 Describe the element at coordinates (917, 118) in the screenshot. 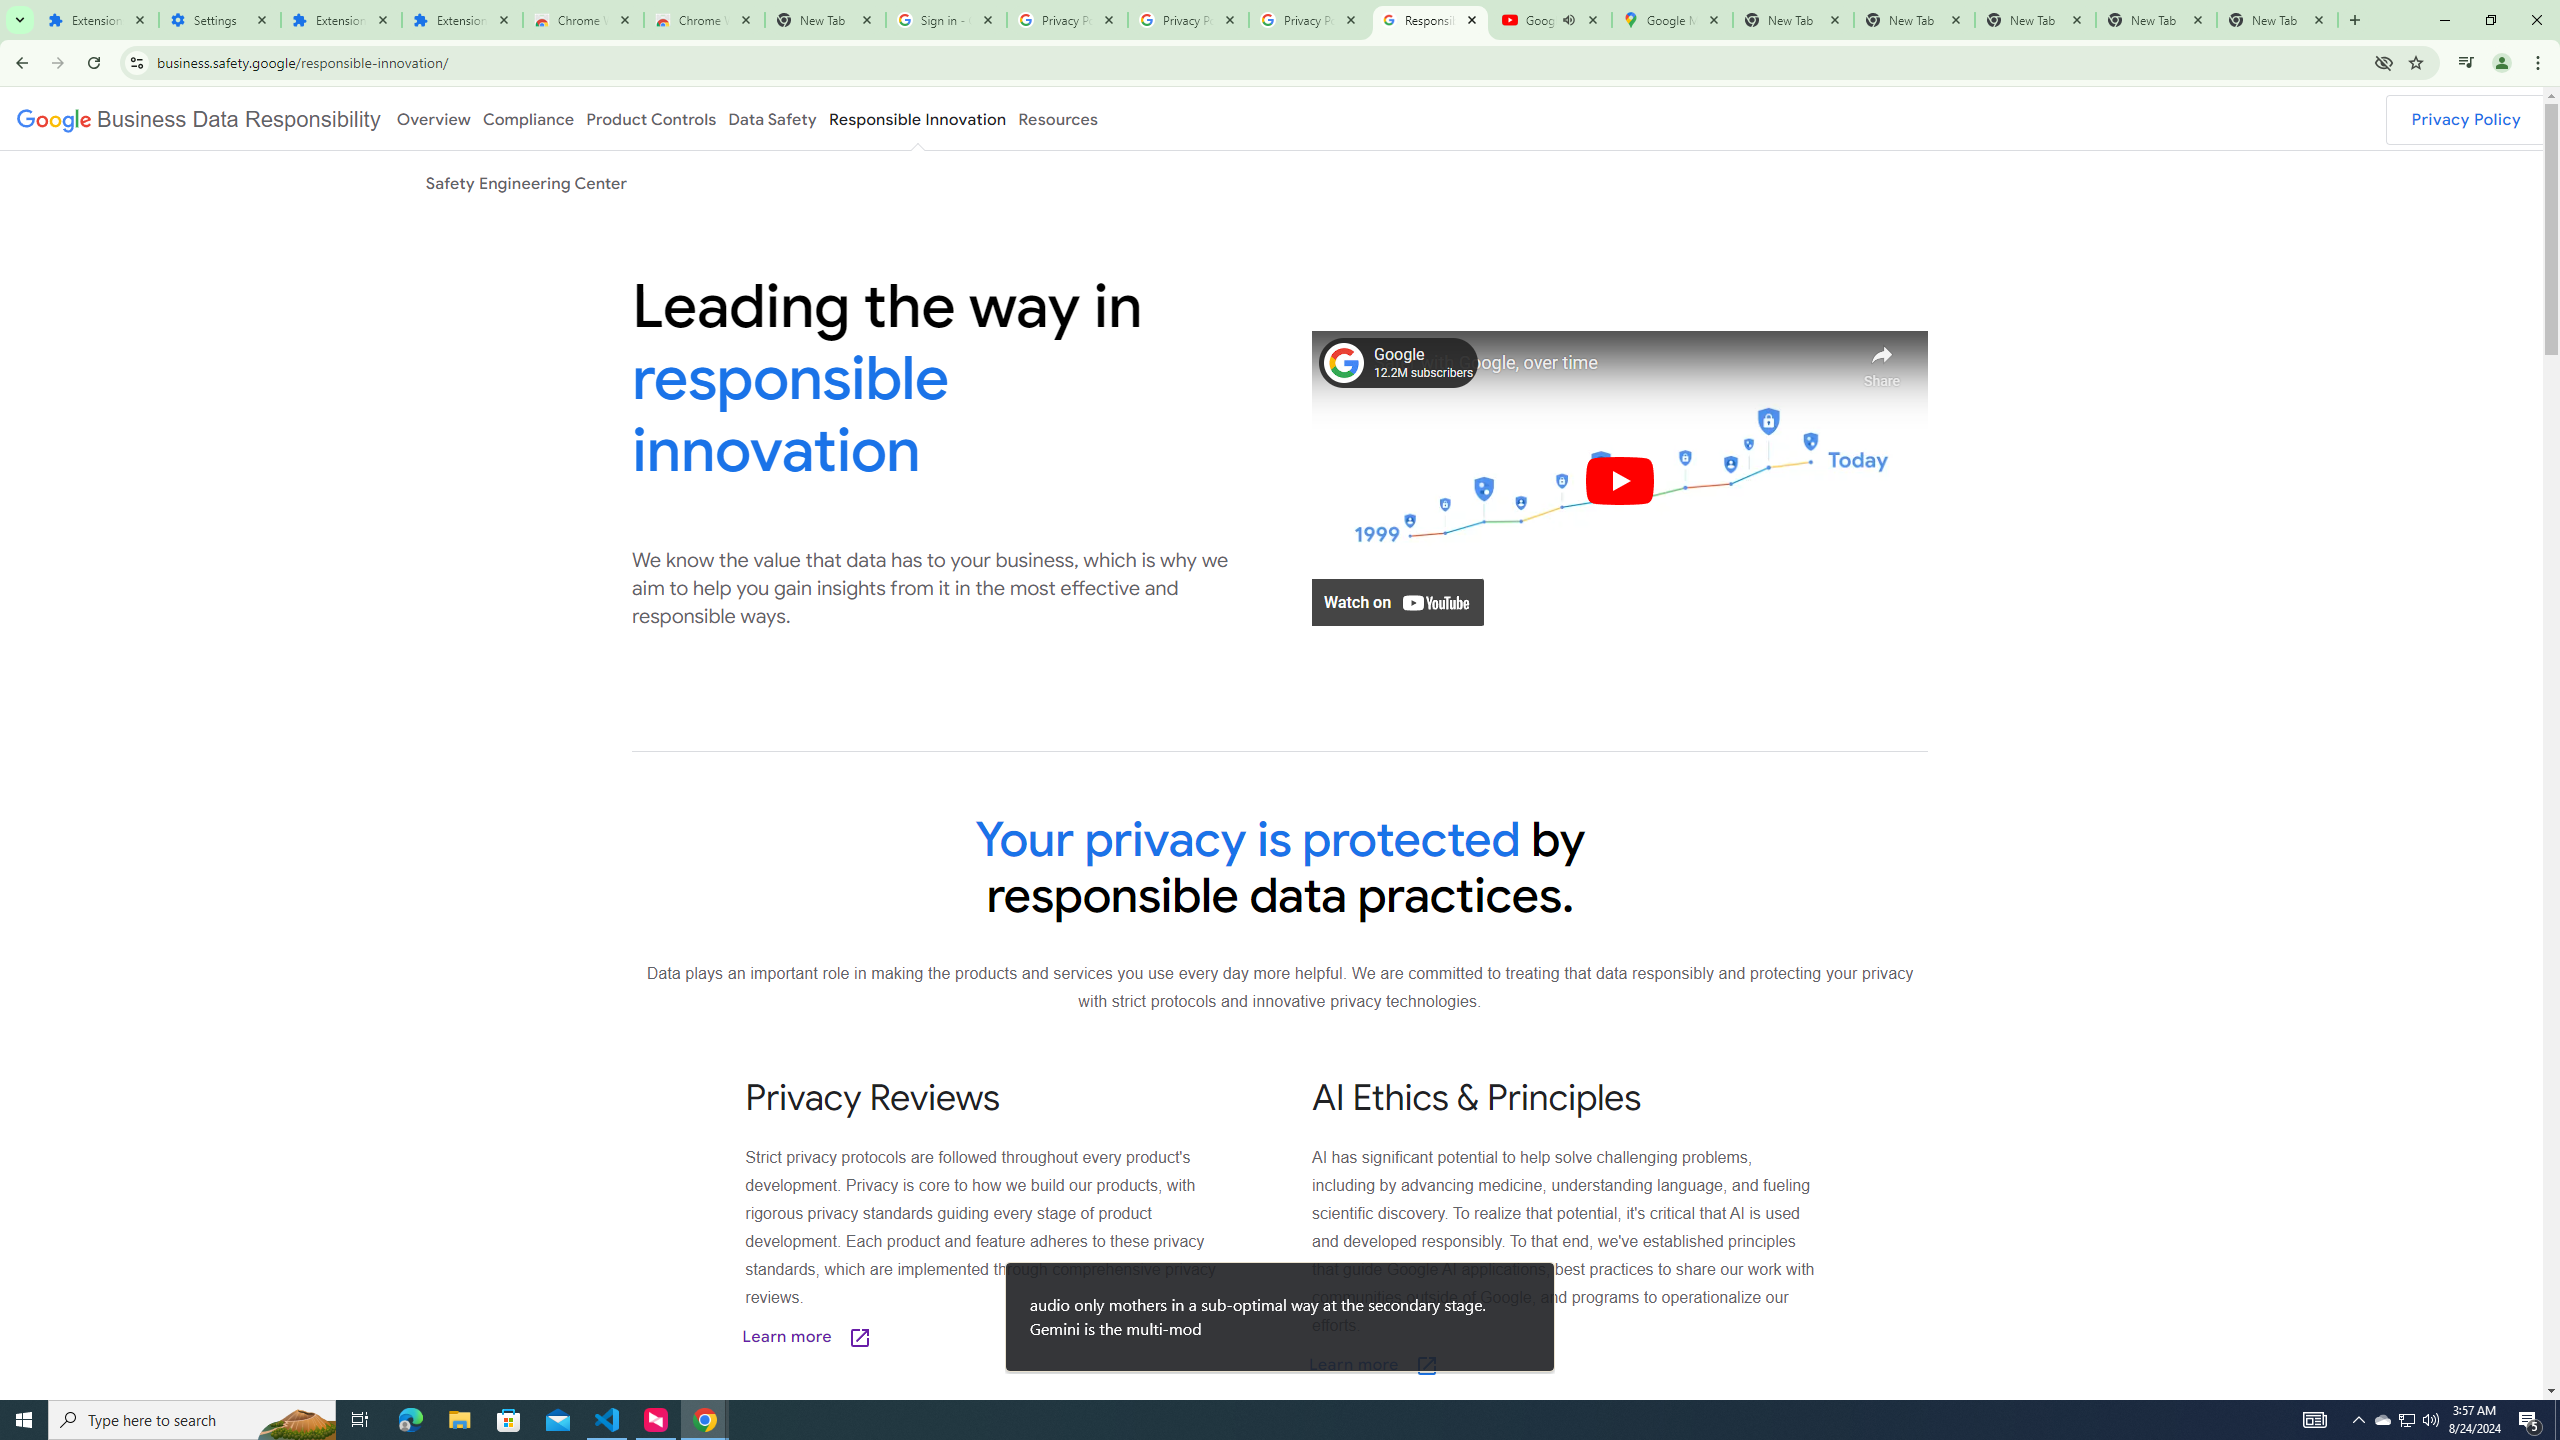

I see `'Responsible Innovation'` at that location.